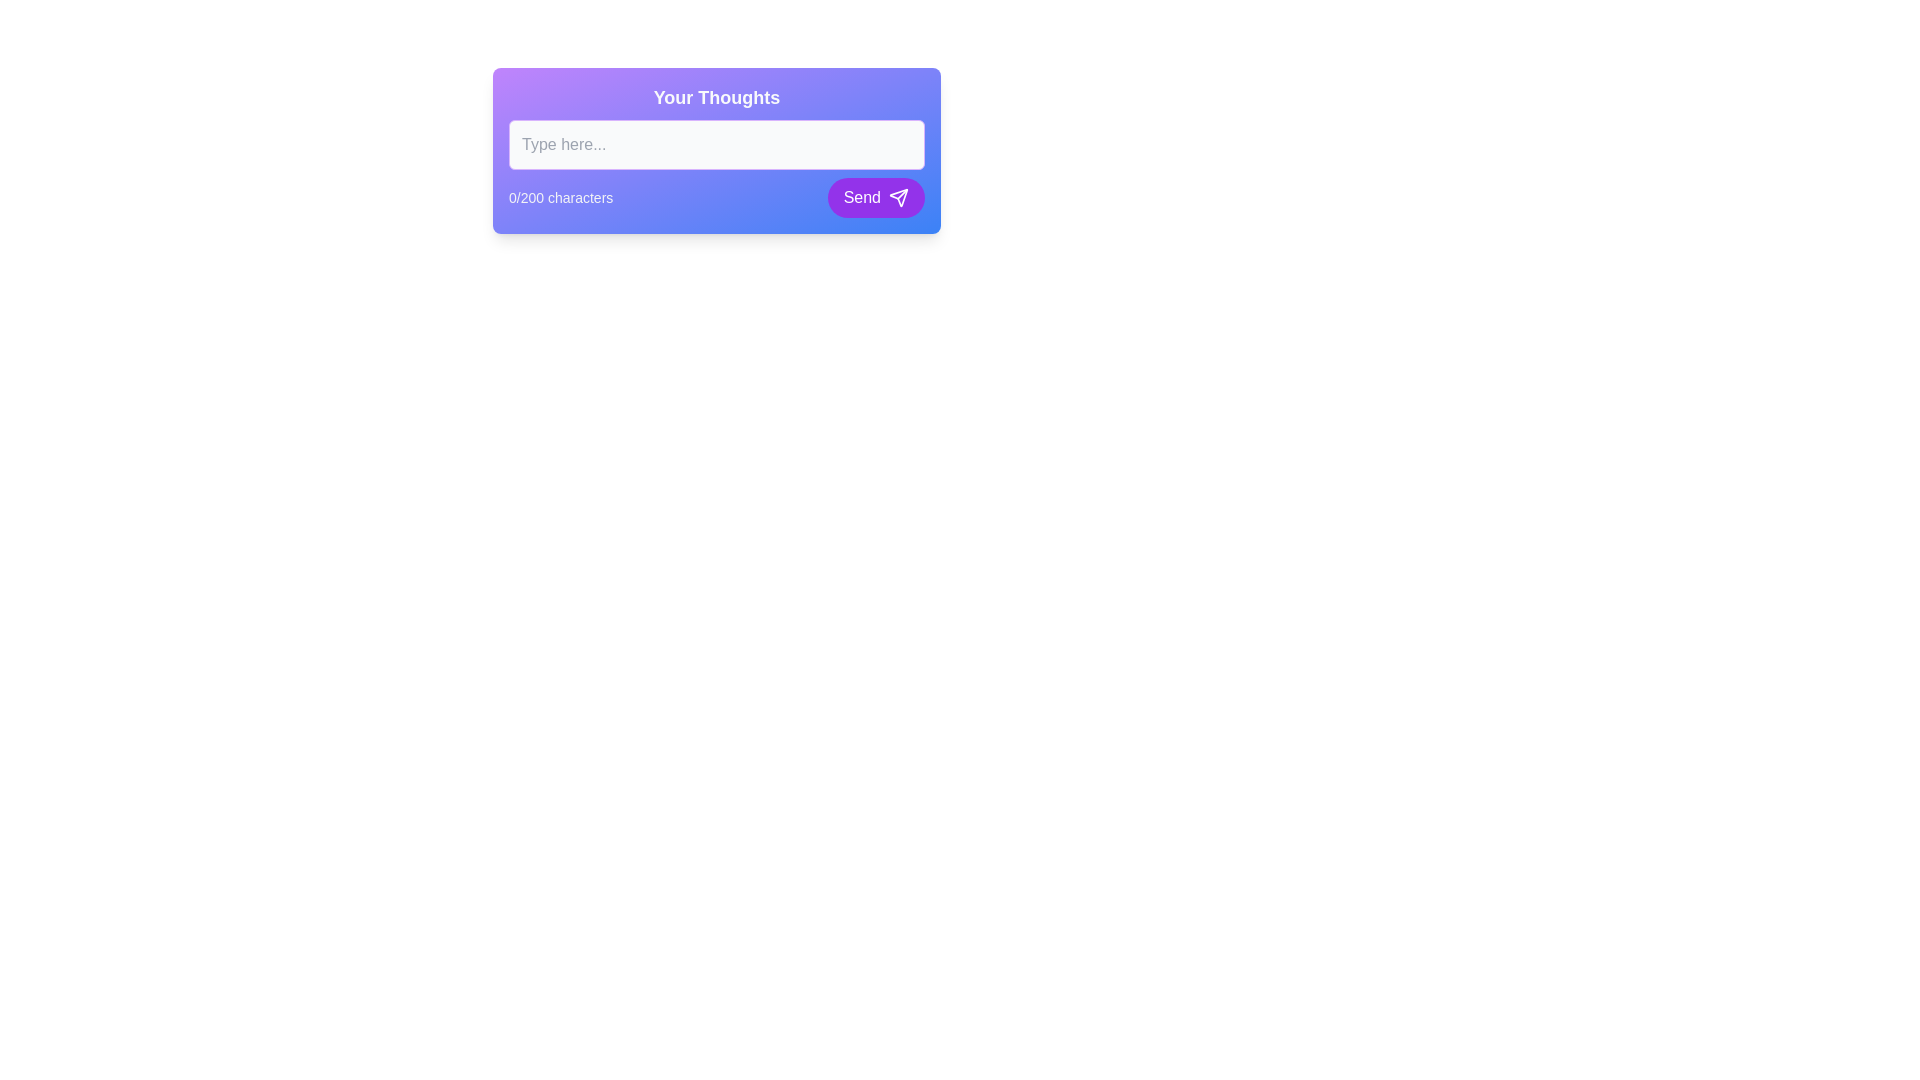 The width and height of the screenshot is (1920, 1080). What do you see at coordinates (560, 197) in the screenshot?
I see `the static text label displaying the character count for the text input field, located to the left of the 'Send' button` at bounding box center [560, 197].